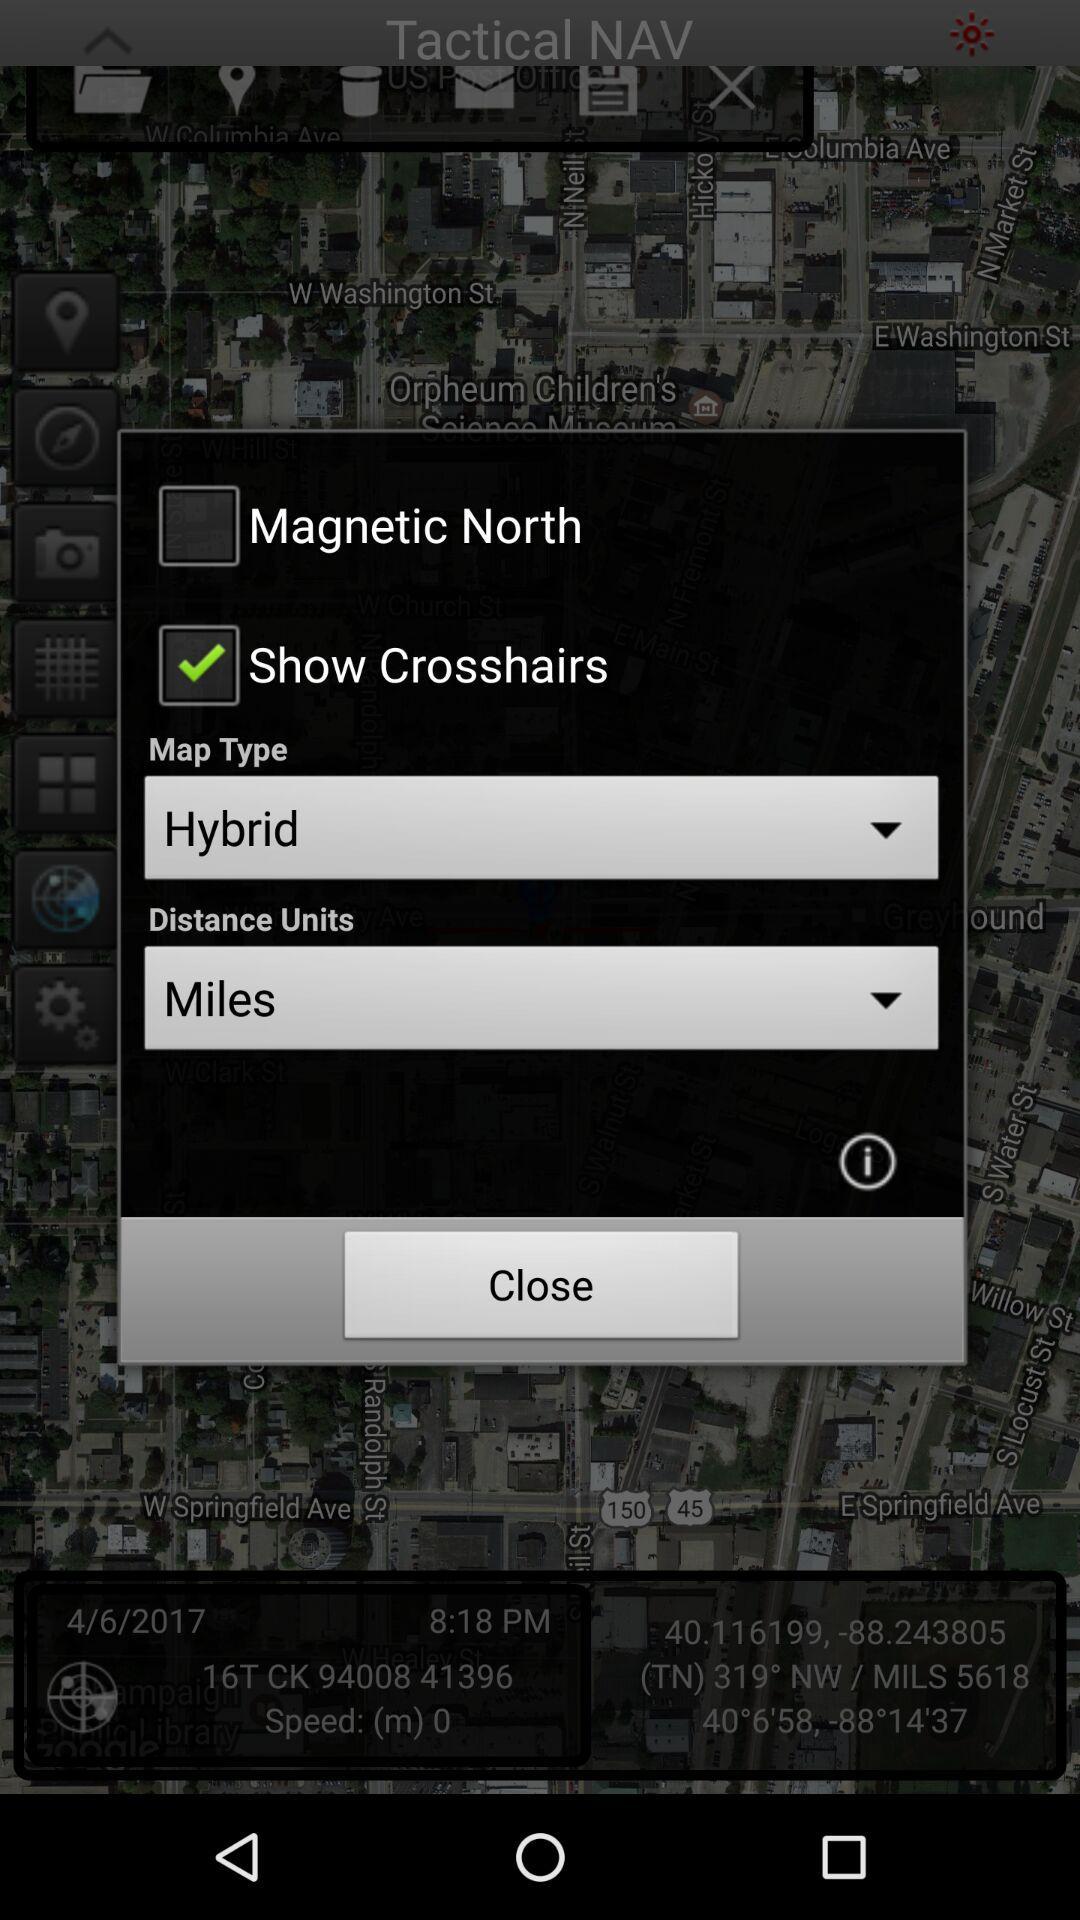 The height and width of the screenshot is (1920, 1080). What do you see at coordinates (866, 1161) in the screenshot?
I see `get more information` at bounding box center [866, 1161].